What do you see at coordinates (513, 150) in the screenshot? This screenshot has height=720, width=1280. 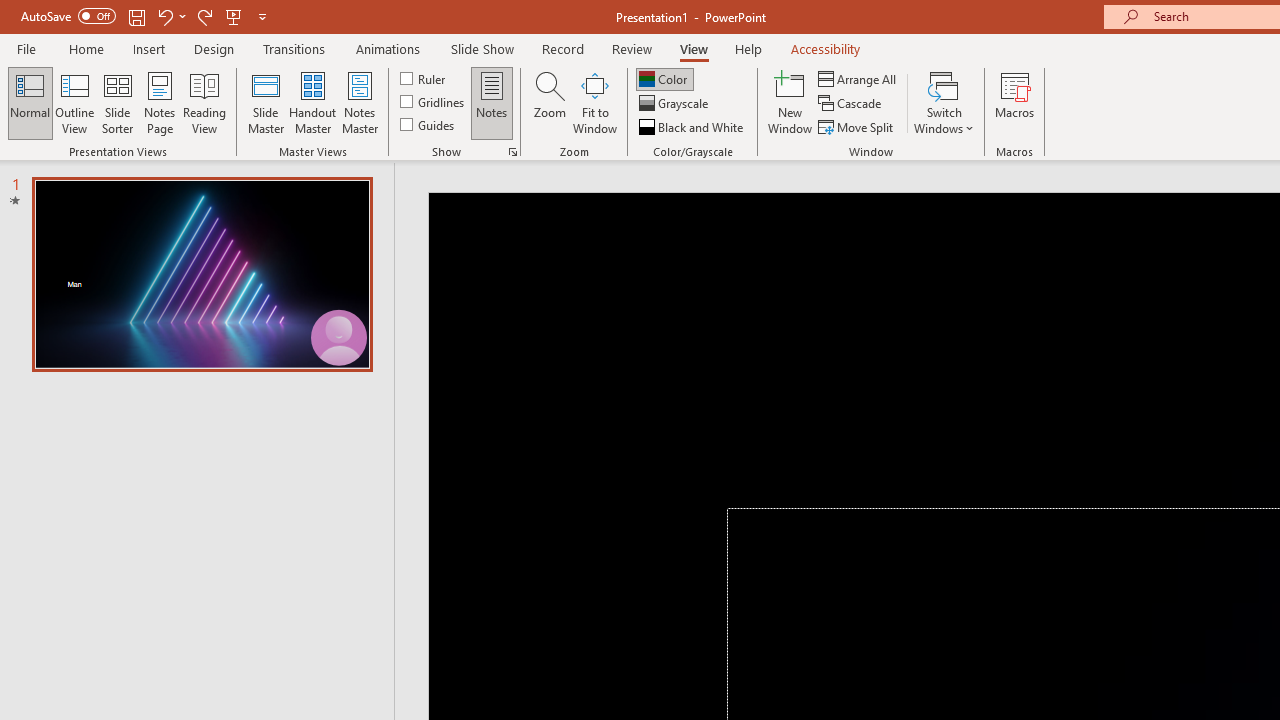 I see `'Grid Settings...'` at bounding box center [513, 150].